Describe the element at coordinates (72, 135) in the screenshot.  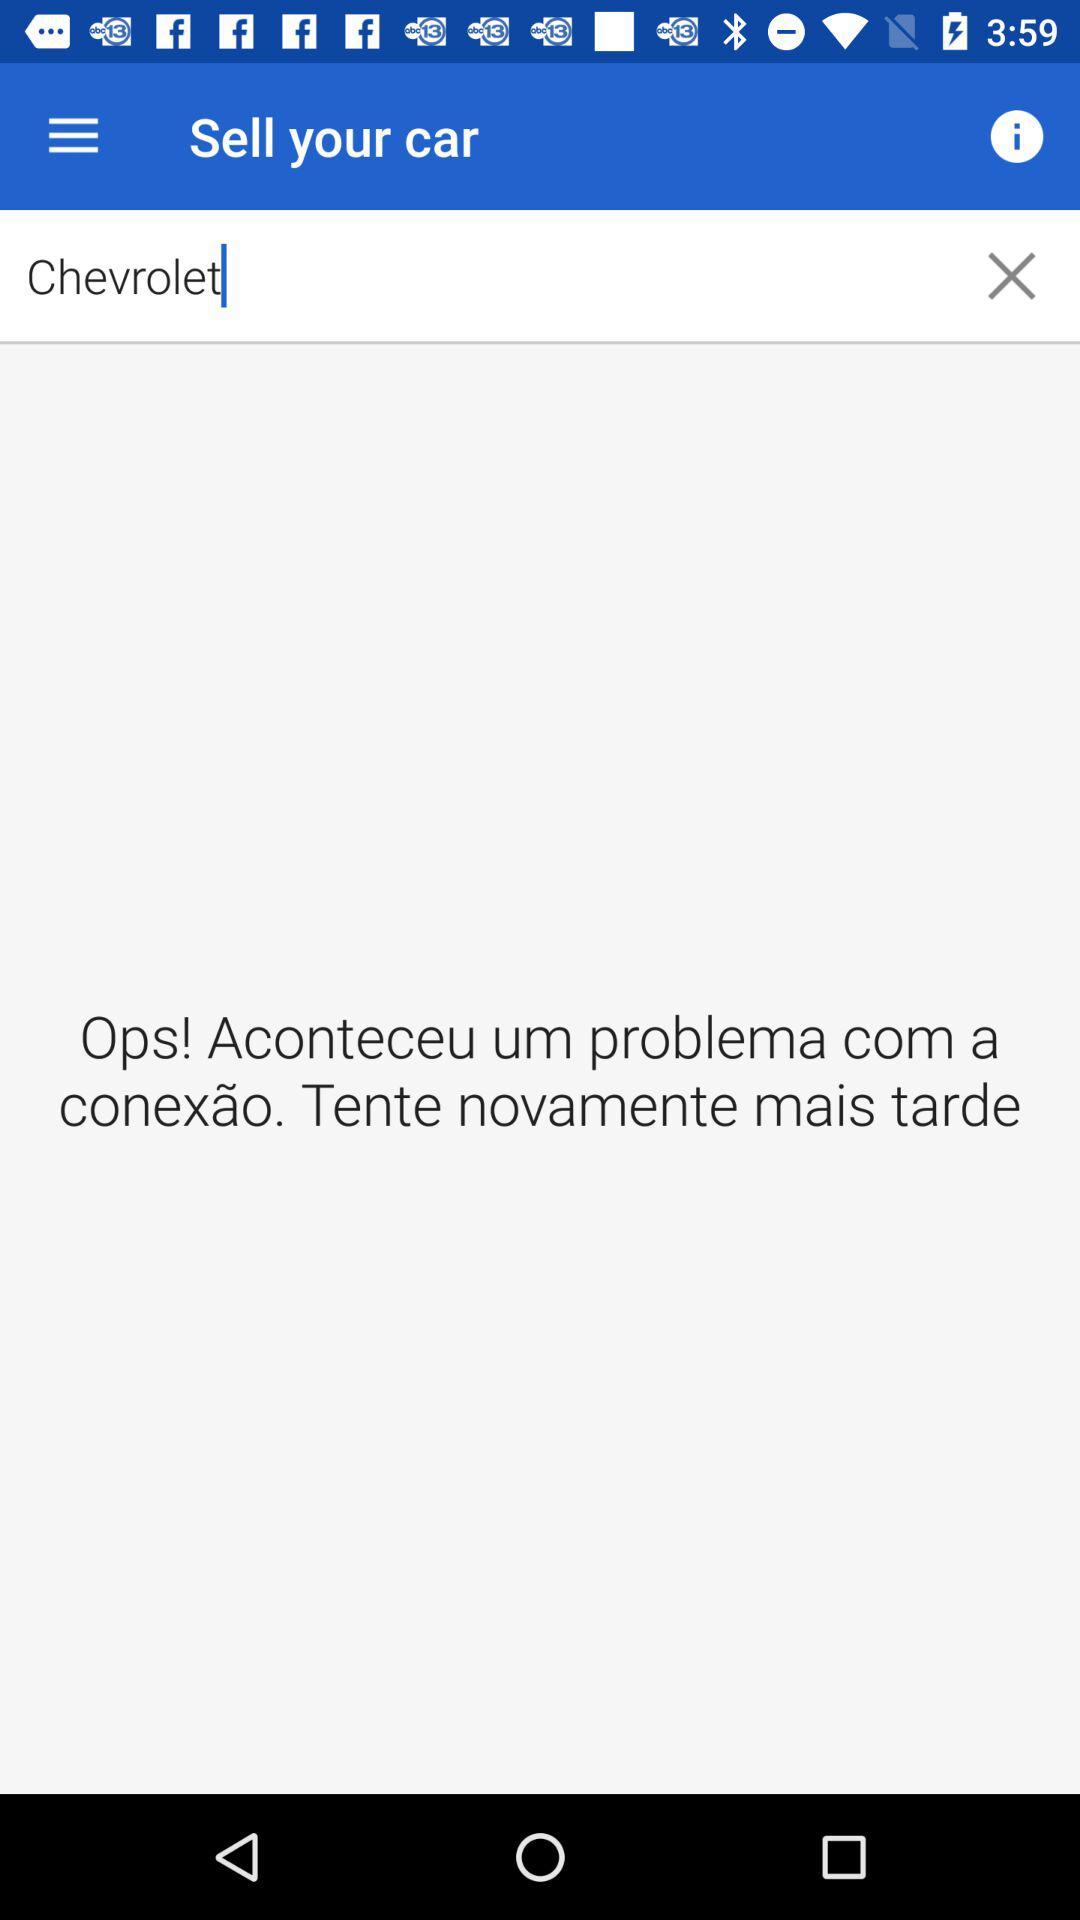
I see `the icon to the left of sell your car item` at that location.